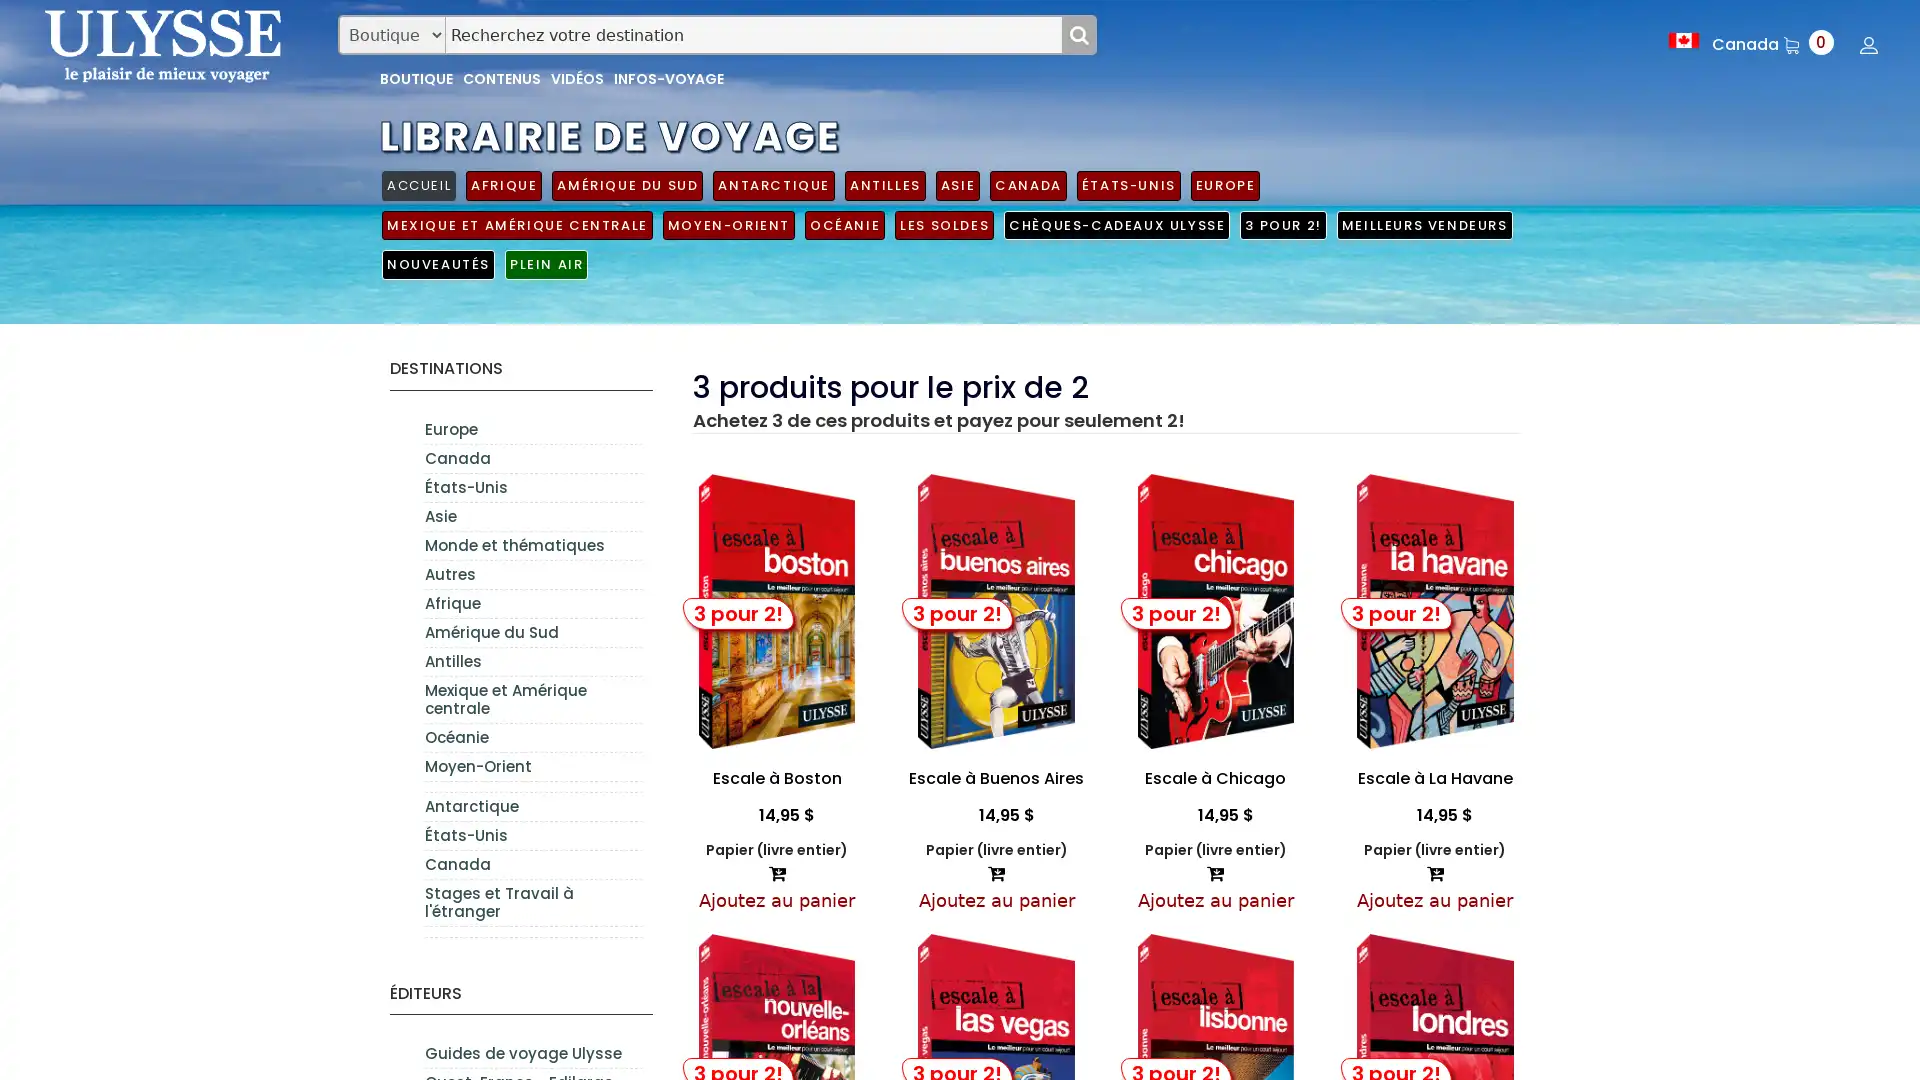  I want to click on Ajoutez au panier, so click(1434, 898).